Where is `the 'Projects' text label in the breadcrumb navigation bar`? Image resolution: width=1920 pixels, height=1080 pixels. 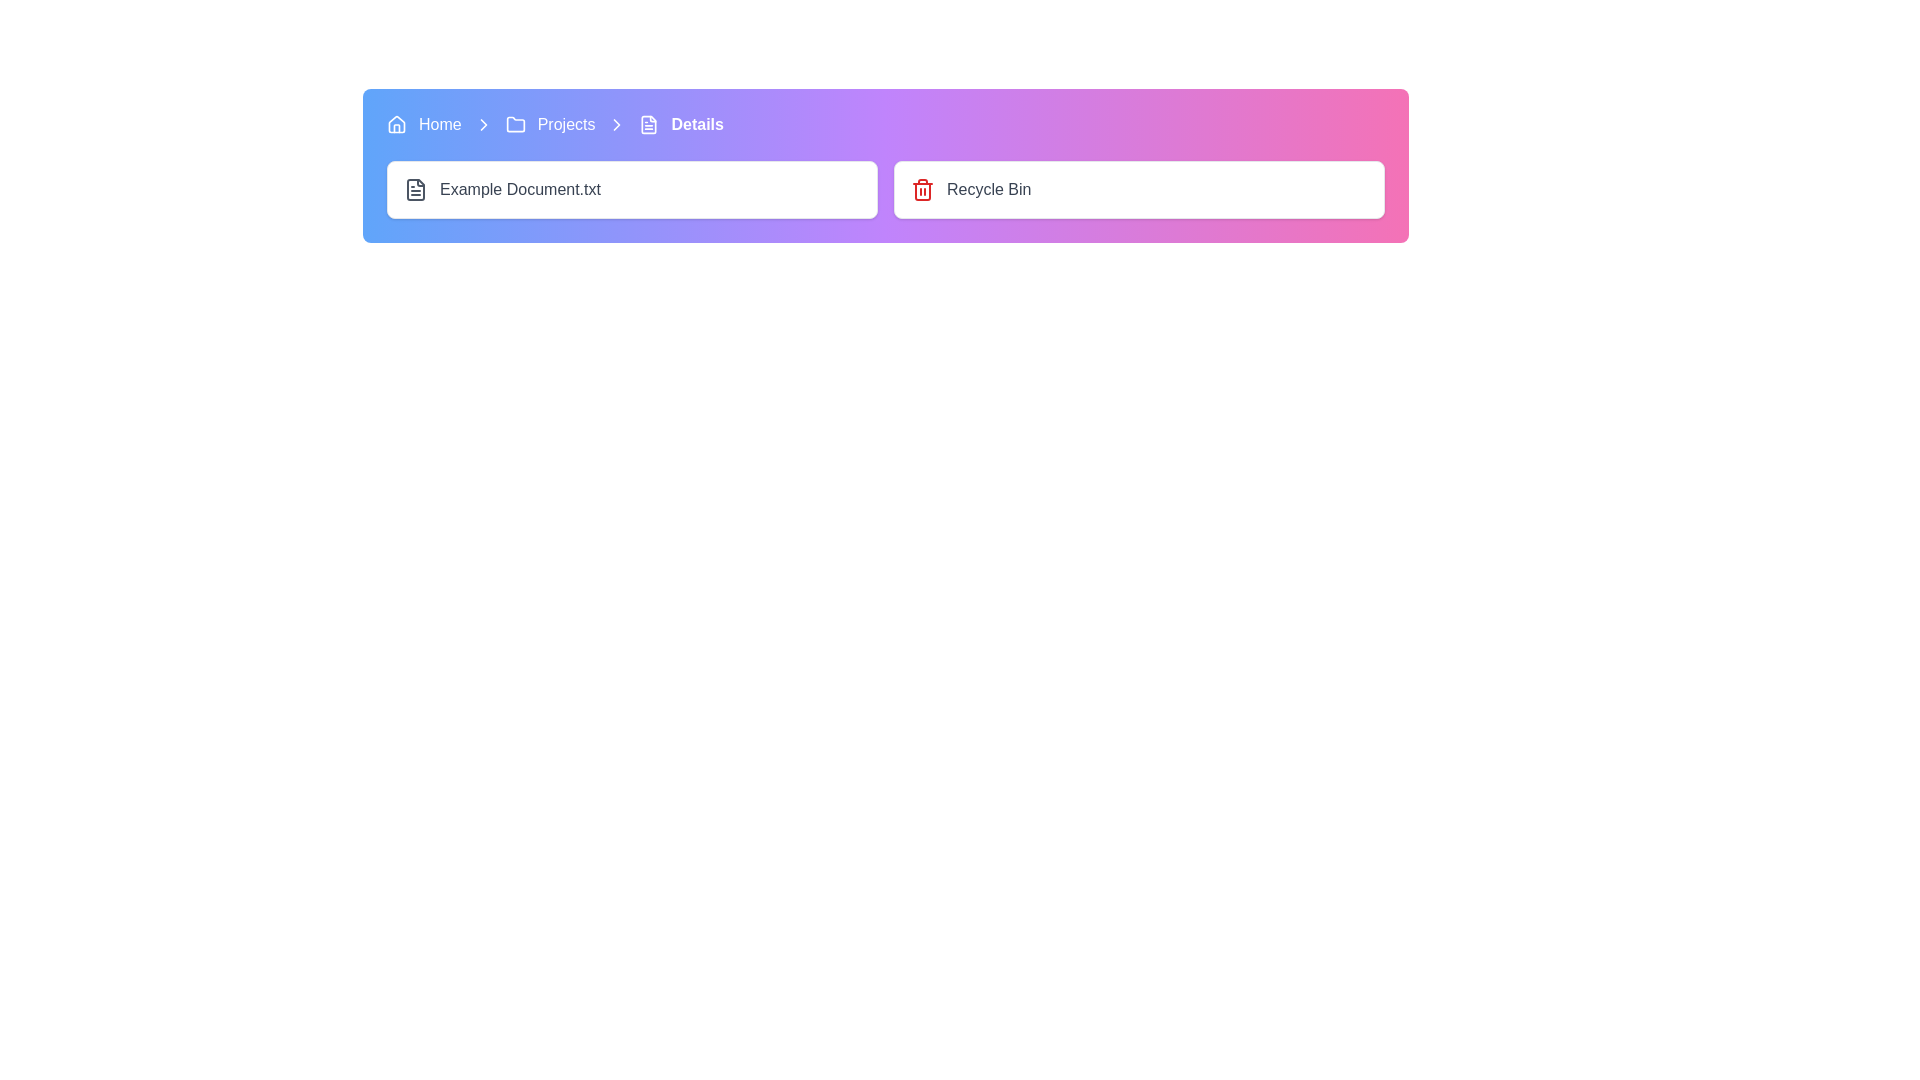
the 'Projects' text label in the breadcrumb navigation bar is located at coordinates (565, 124).